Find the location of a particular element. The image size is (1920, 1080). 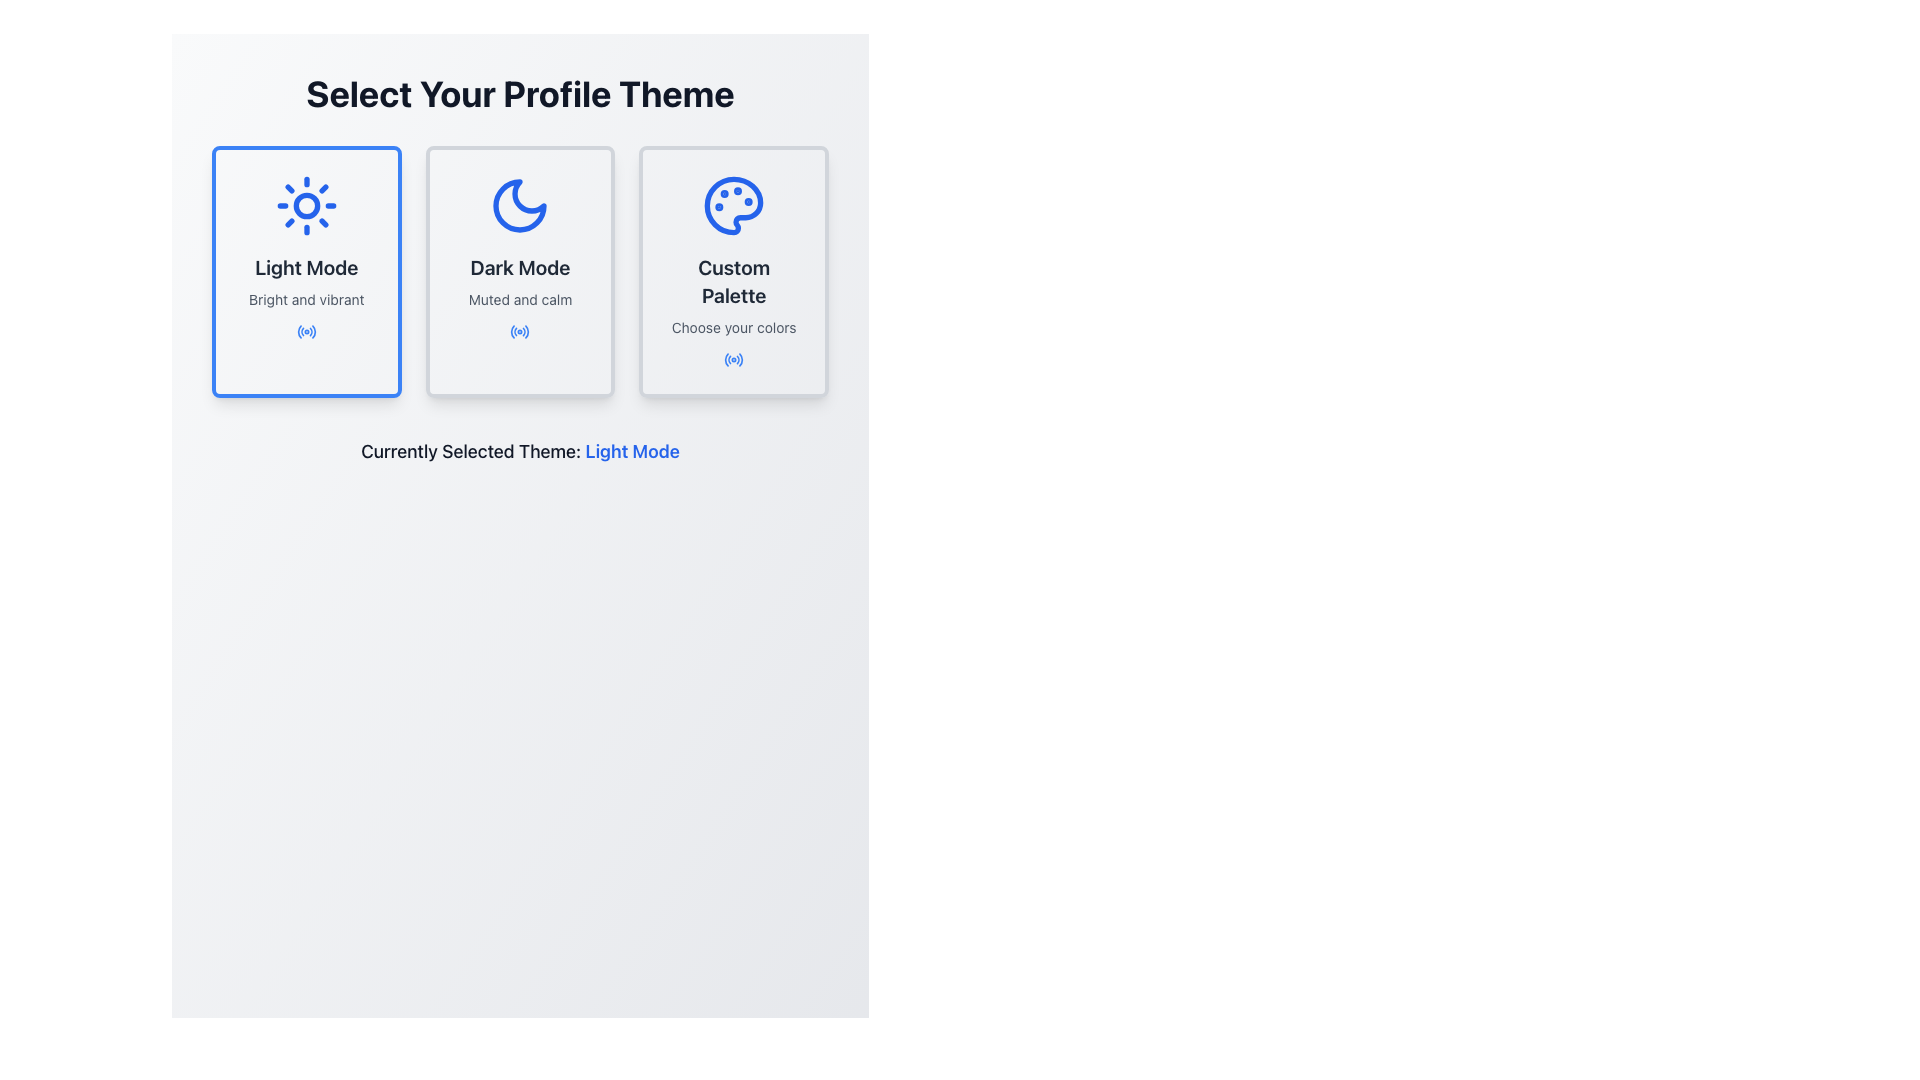

the decorative 'Dark Mode' icon located at the center-top of the card labeled 'Dark Mode' with the subtitle 'Muted and calm' is located at coordinates (520, 205).